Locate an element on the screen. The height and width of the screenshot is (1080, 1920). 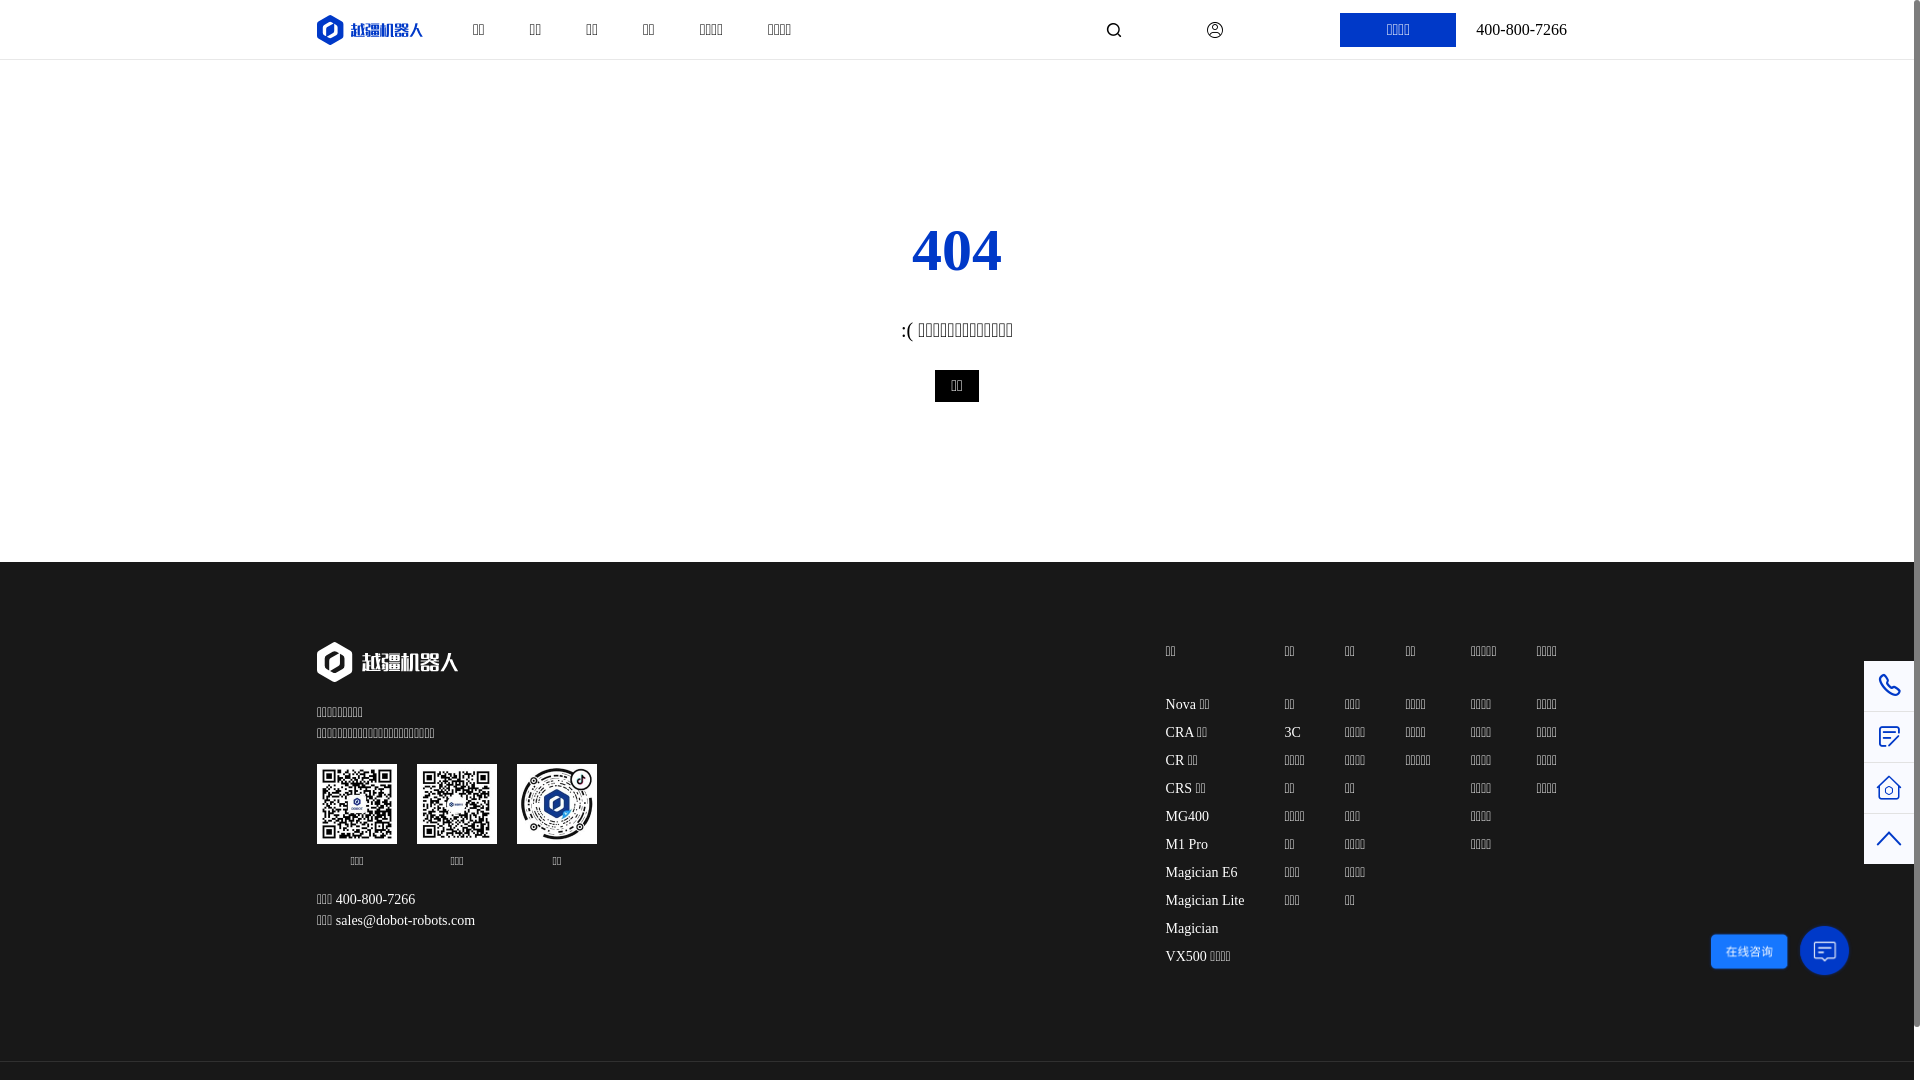
'Magician' is located at coordinates (1192, 928).